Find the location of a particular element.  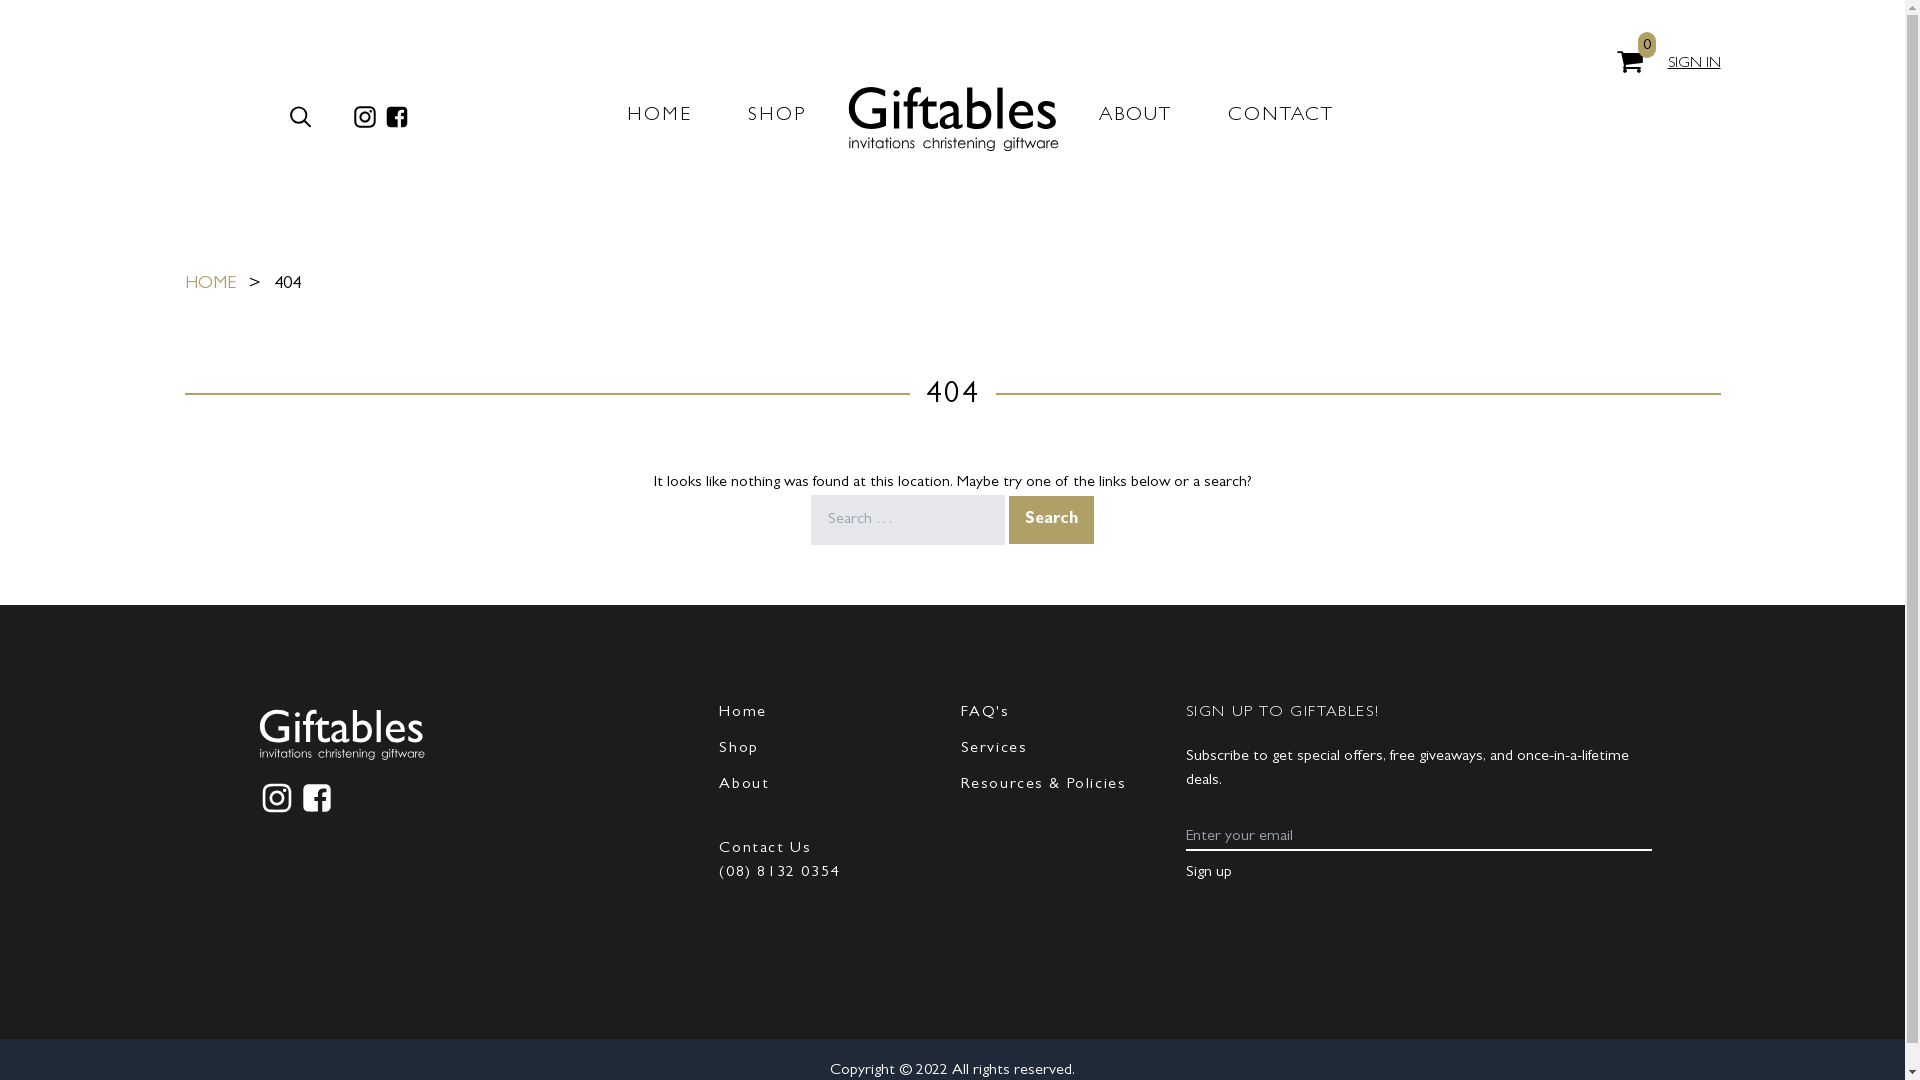

'FAQ's' is located at coordinates (984, 712).